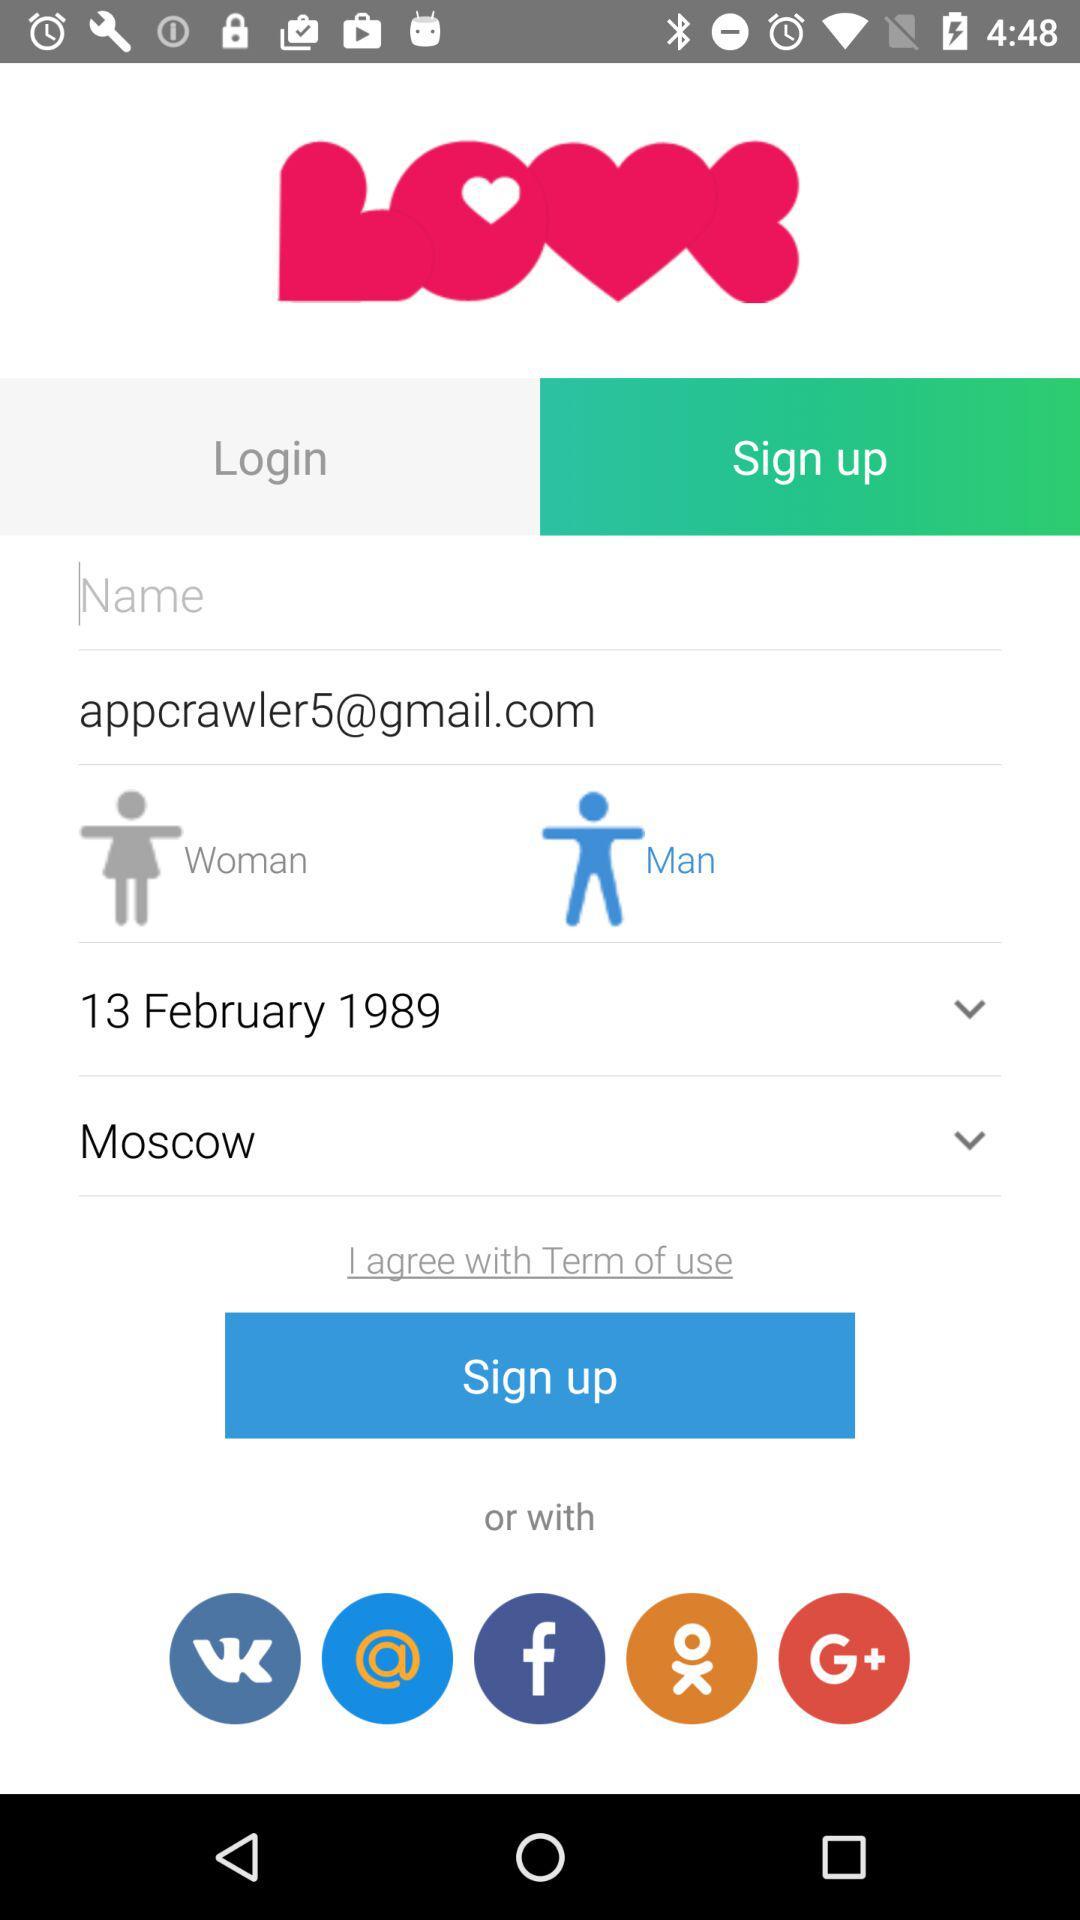 This screenshot has height=1920, width=1080. What do you see at coordinates (538, 1658) in the screenshot?
I see `sign up via facebook` at bounding box center [538, 1658].